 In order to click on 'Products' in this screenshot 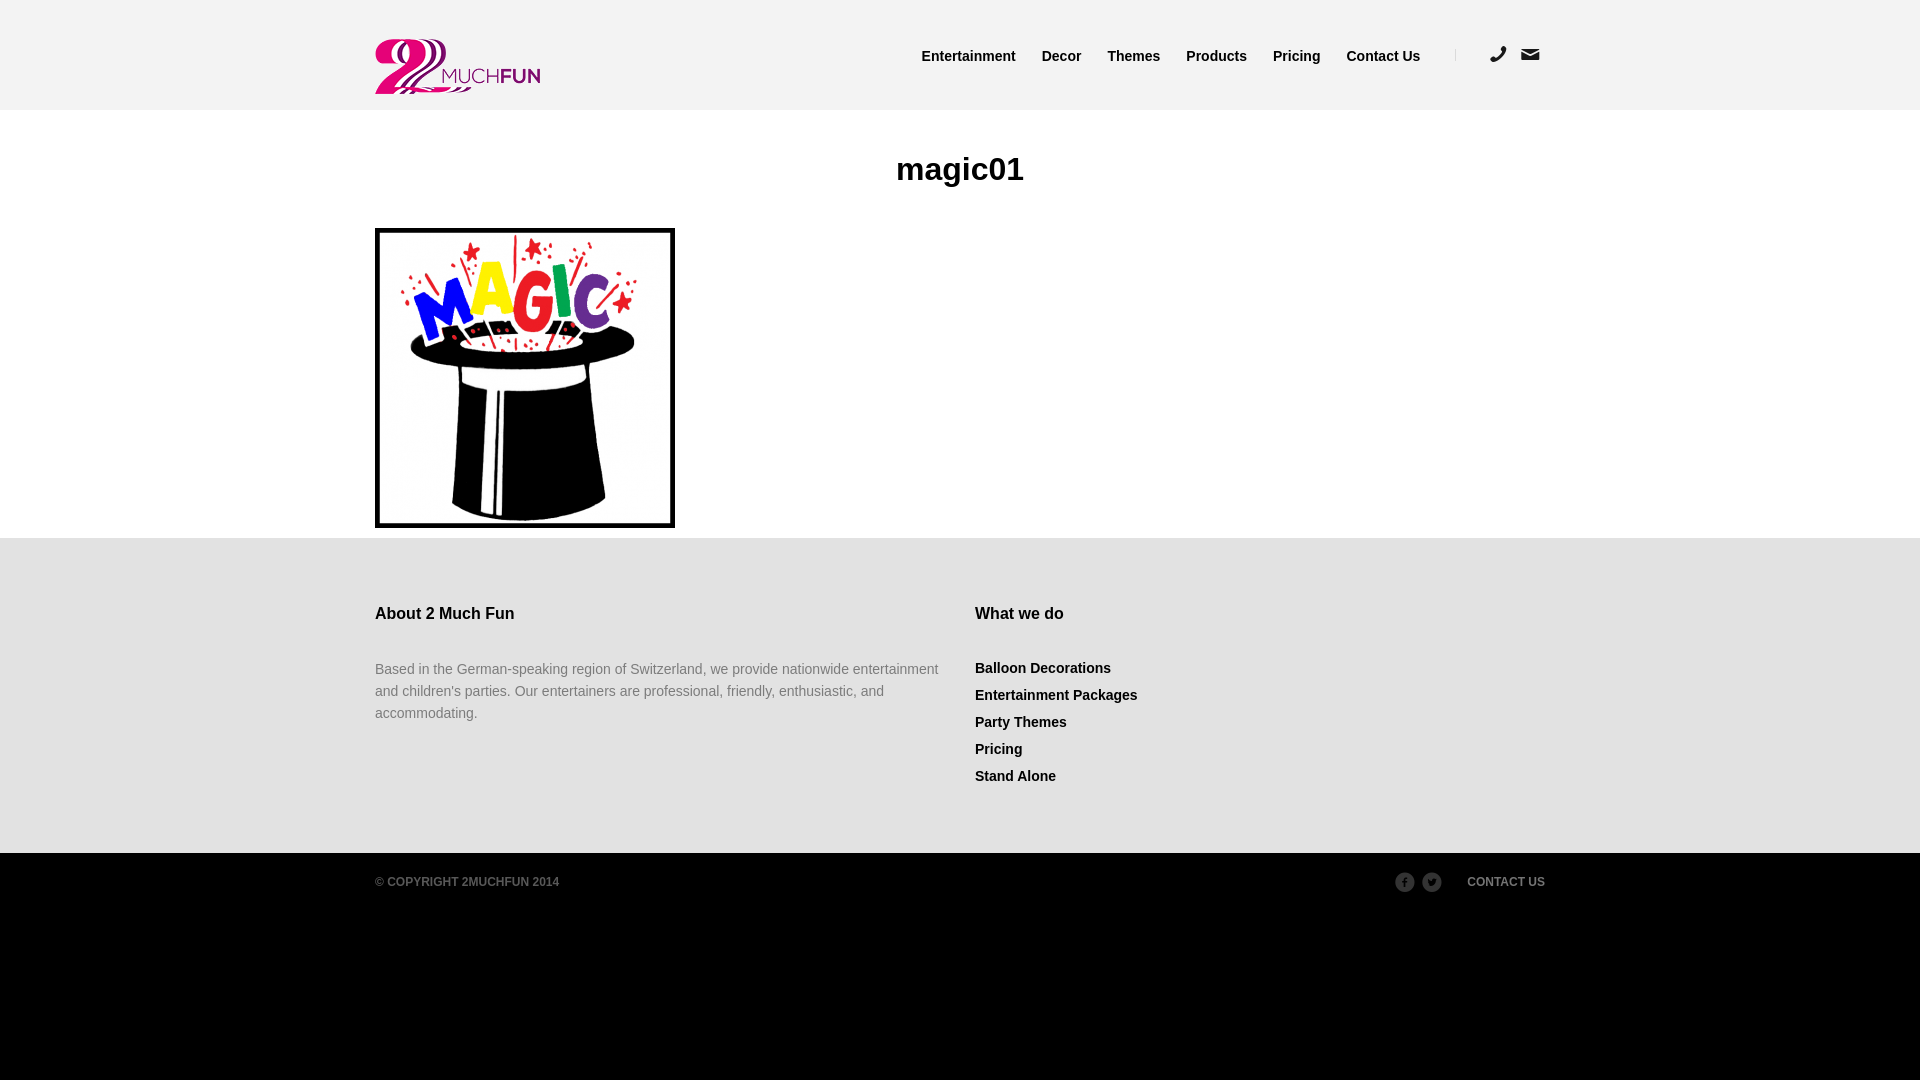, I will do `click(1215, 53)`.